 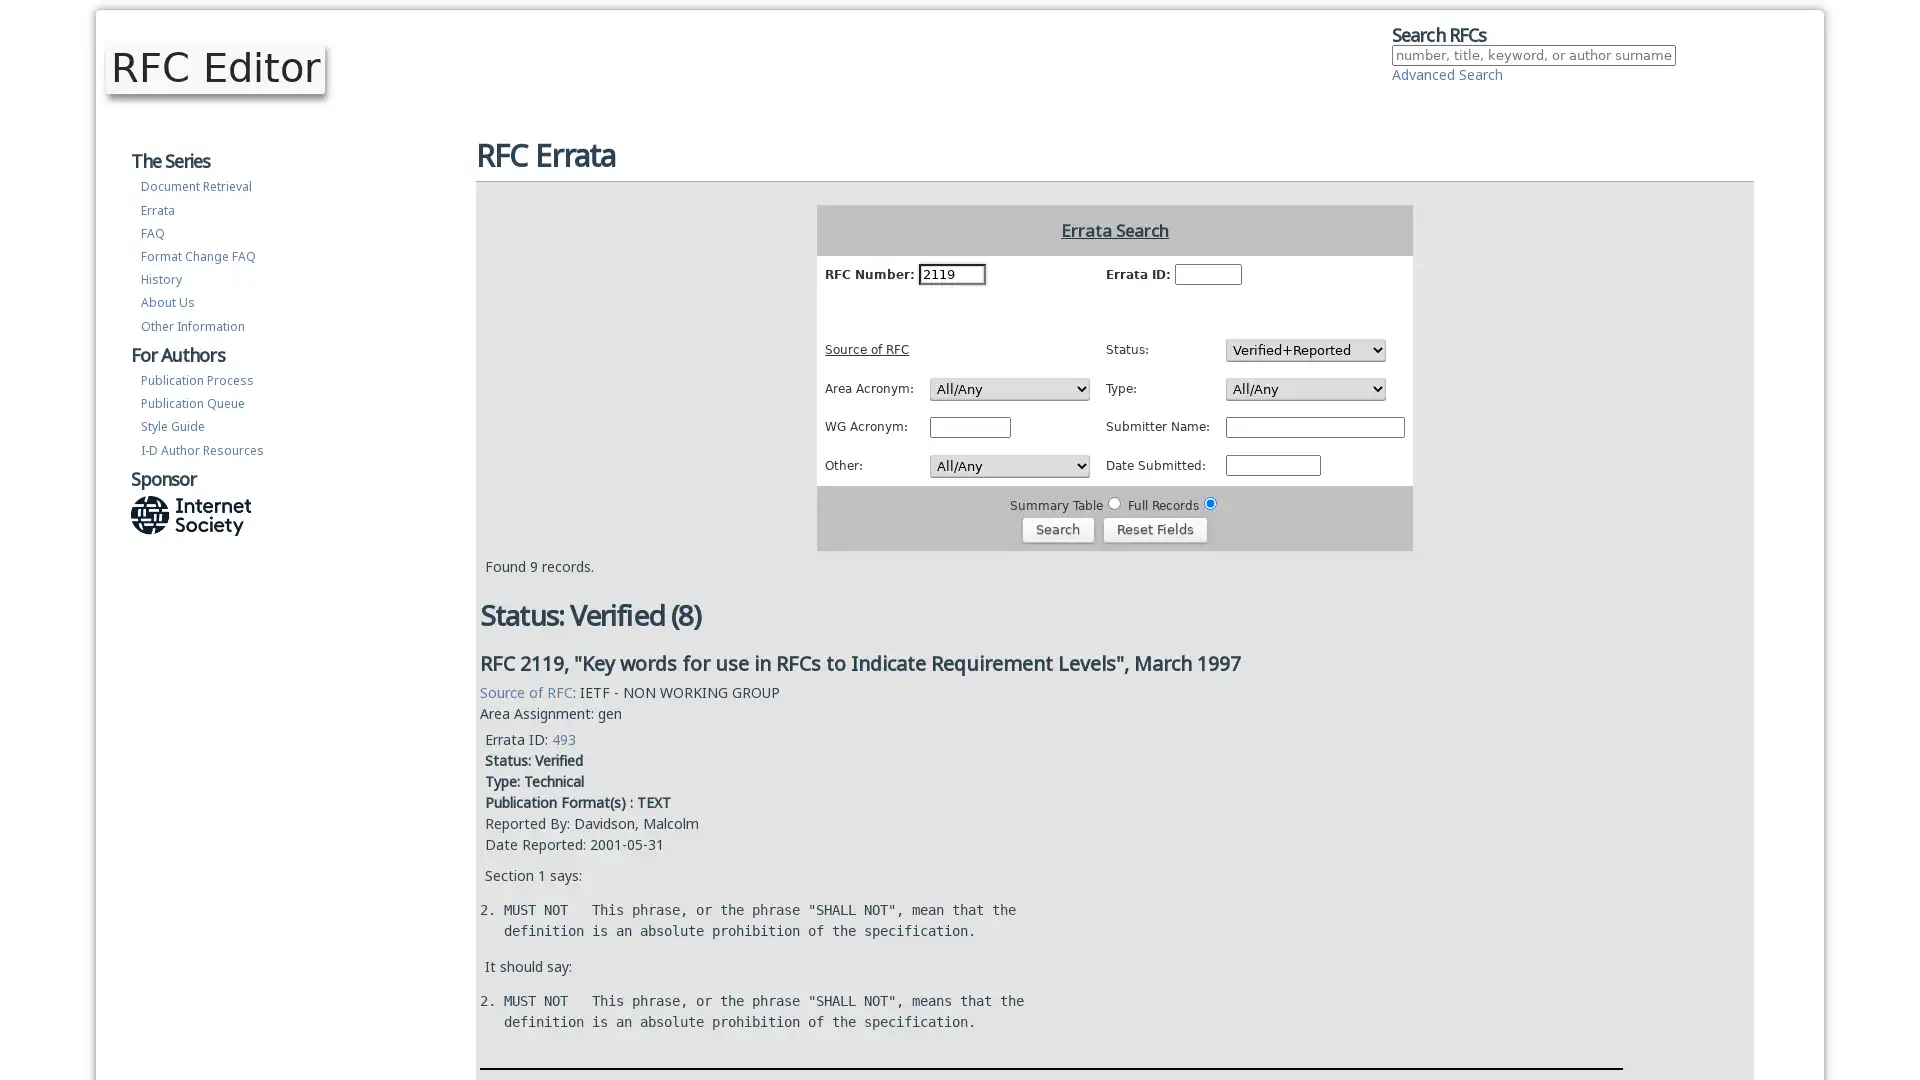 What do you see at coordinates (1155, 527) in the screenshot?
I see `Reset Fields` at bounding box center [1155, 527].